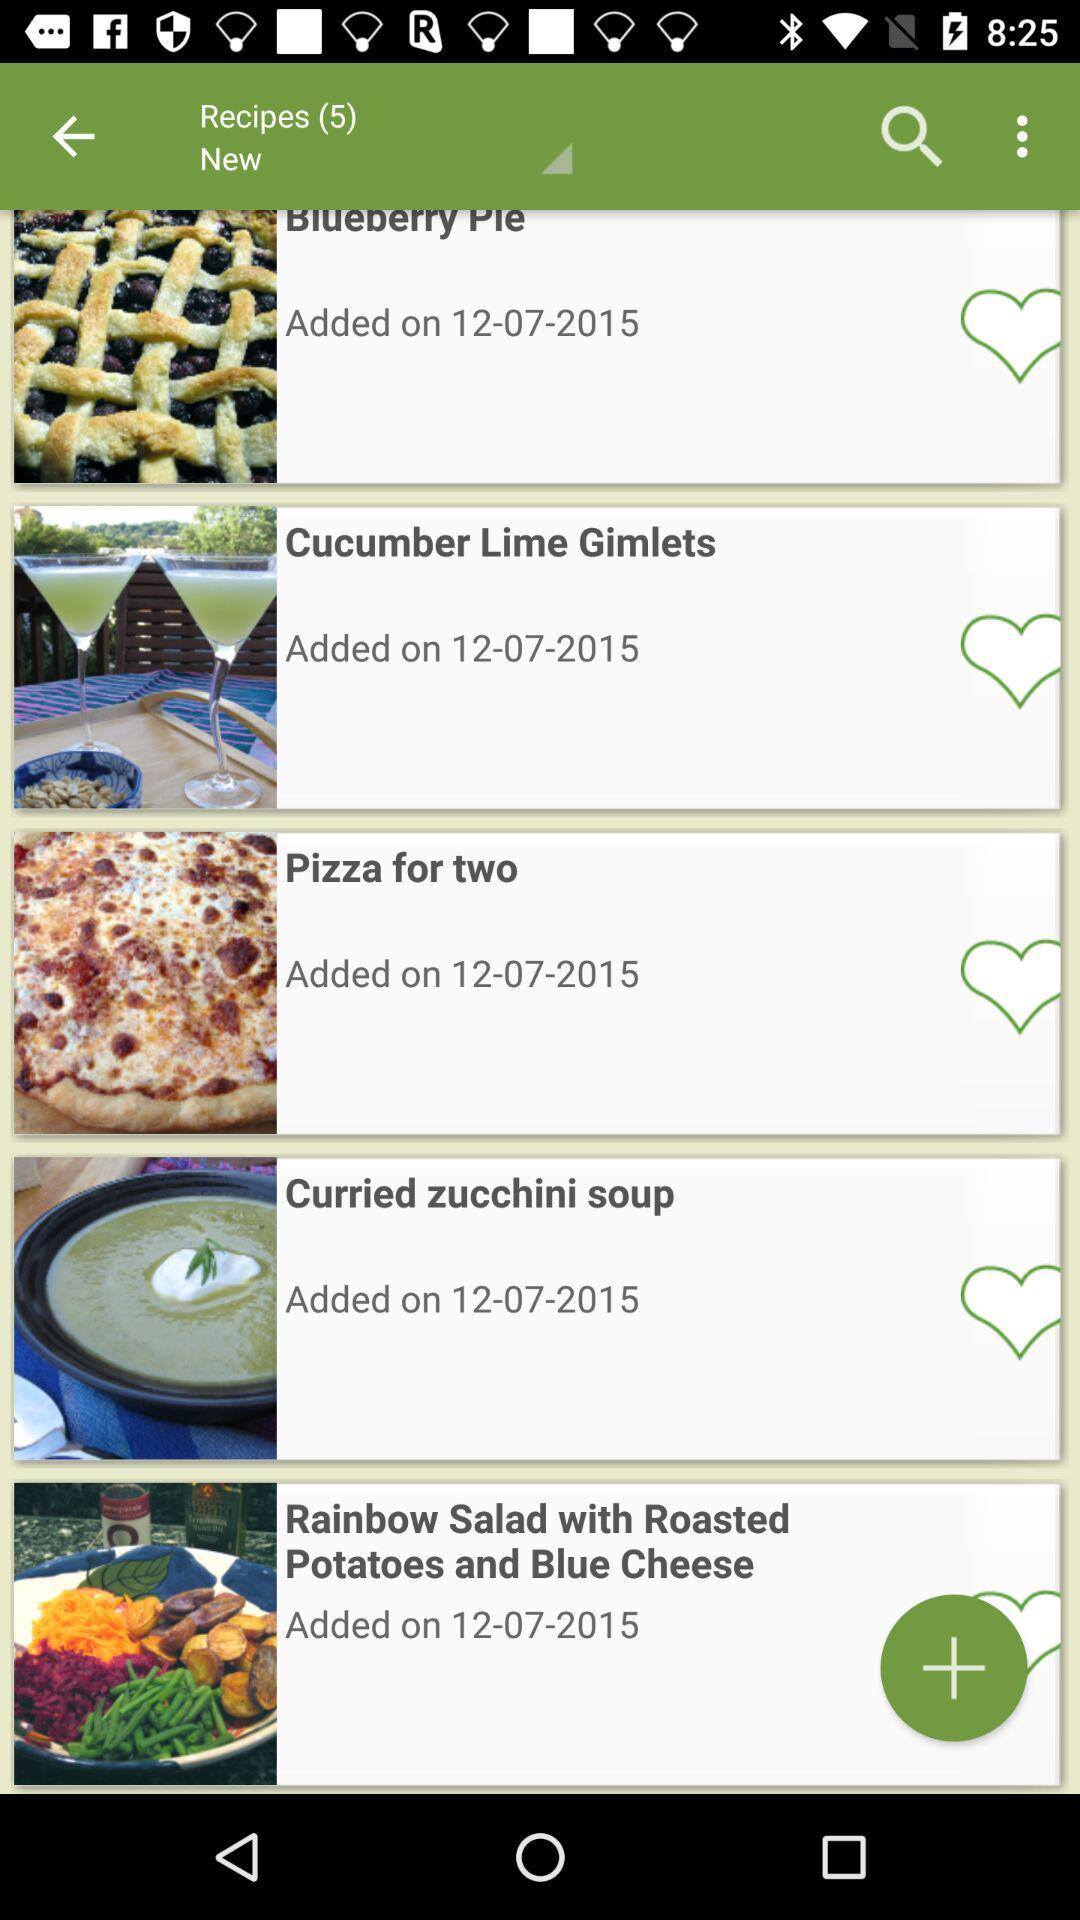 The height and width of the screenshot is (1920, 1080). Describe the element at coordinates (997, 334) in the screenshot. I see `as favorite` at that location.